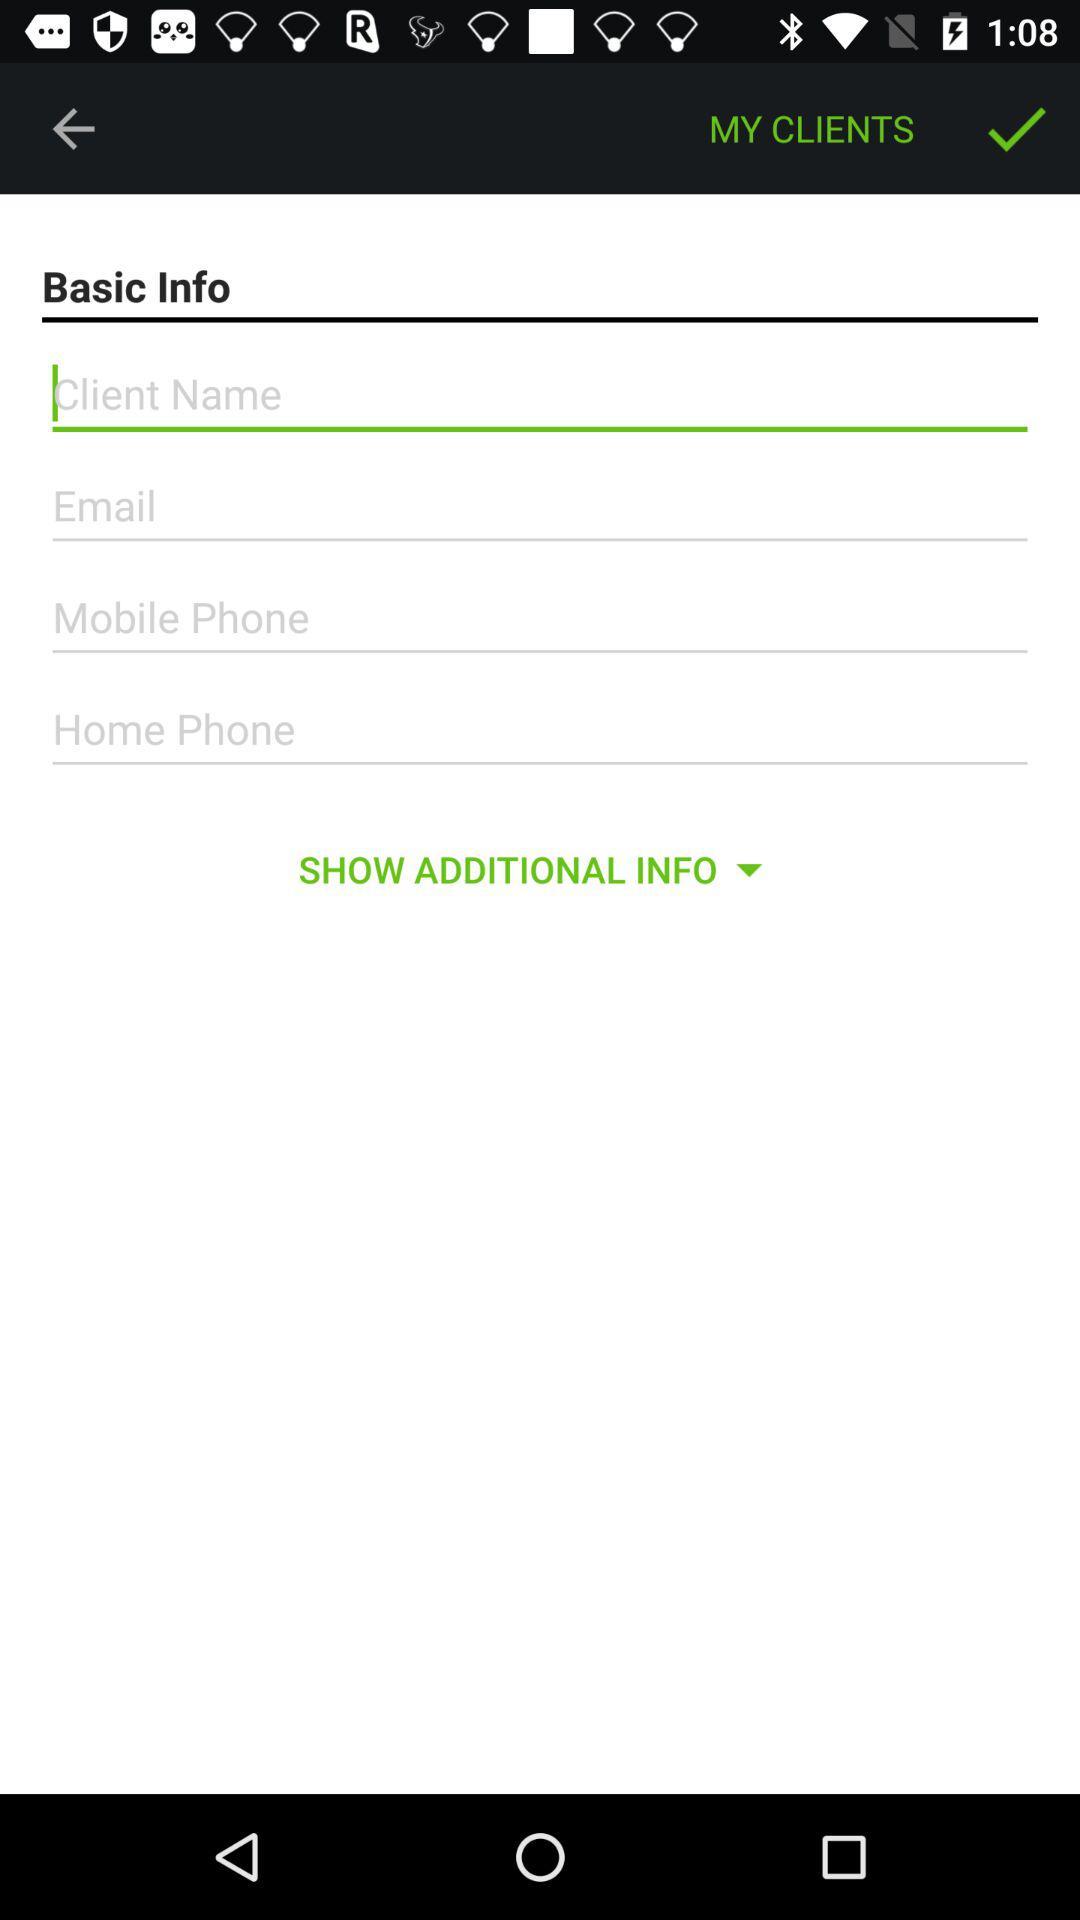 The height and width of the screenshot is (1920, 1080). I want to click on put the mobile phone, so click(540, 616).